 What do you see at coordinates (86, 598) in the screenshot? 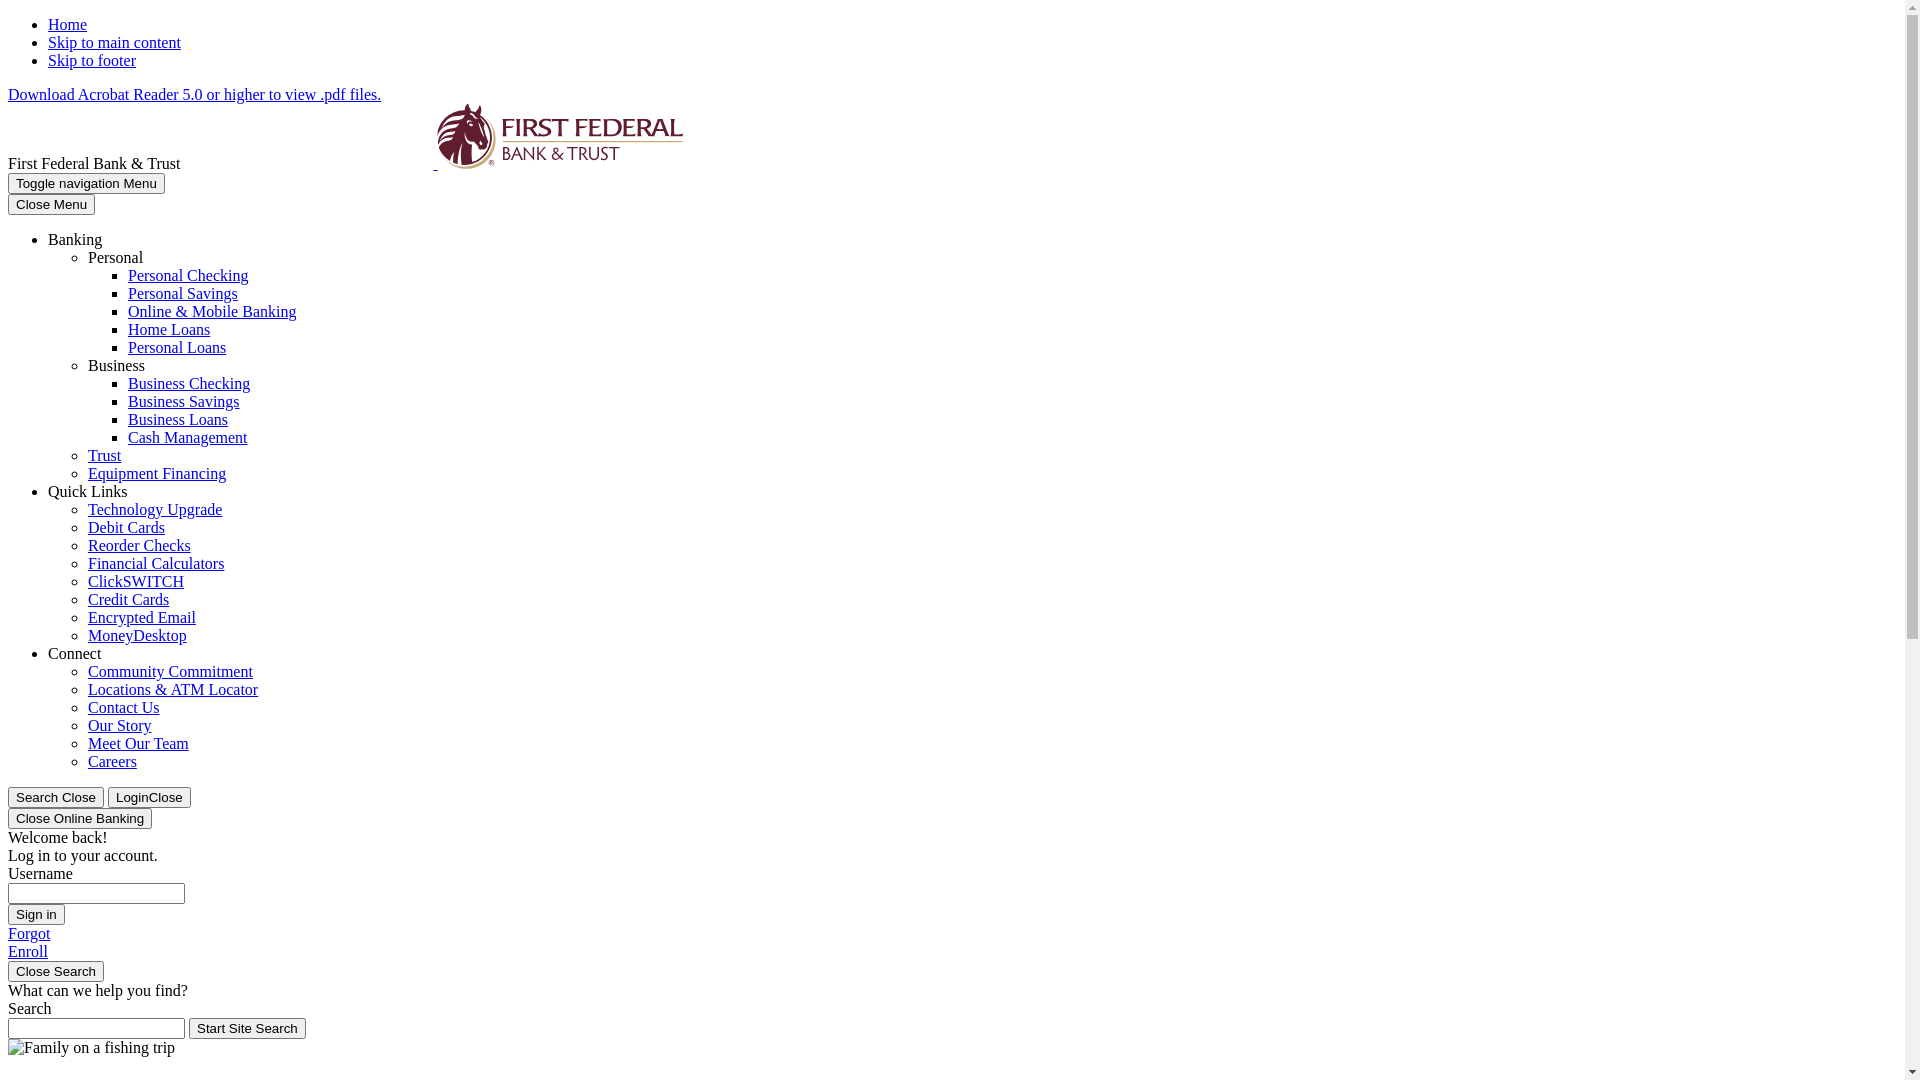
I see `'Credit Cards'` at bounding box center [86, 598].